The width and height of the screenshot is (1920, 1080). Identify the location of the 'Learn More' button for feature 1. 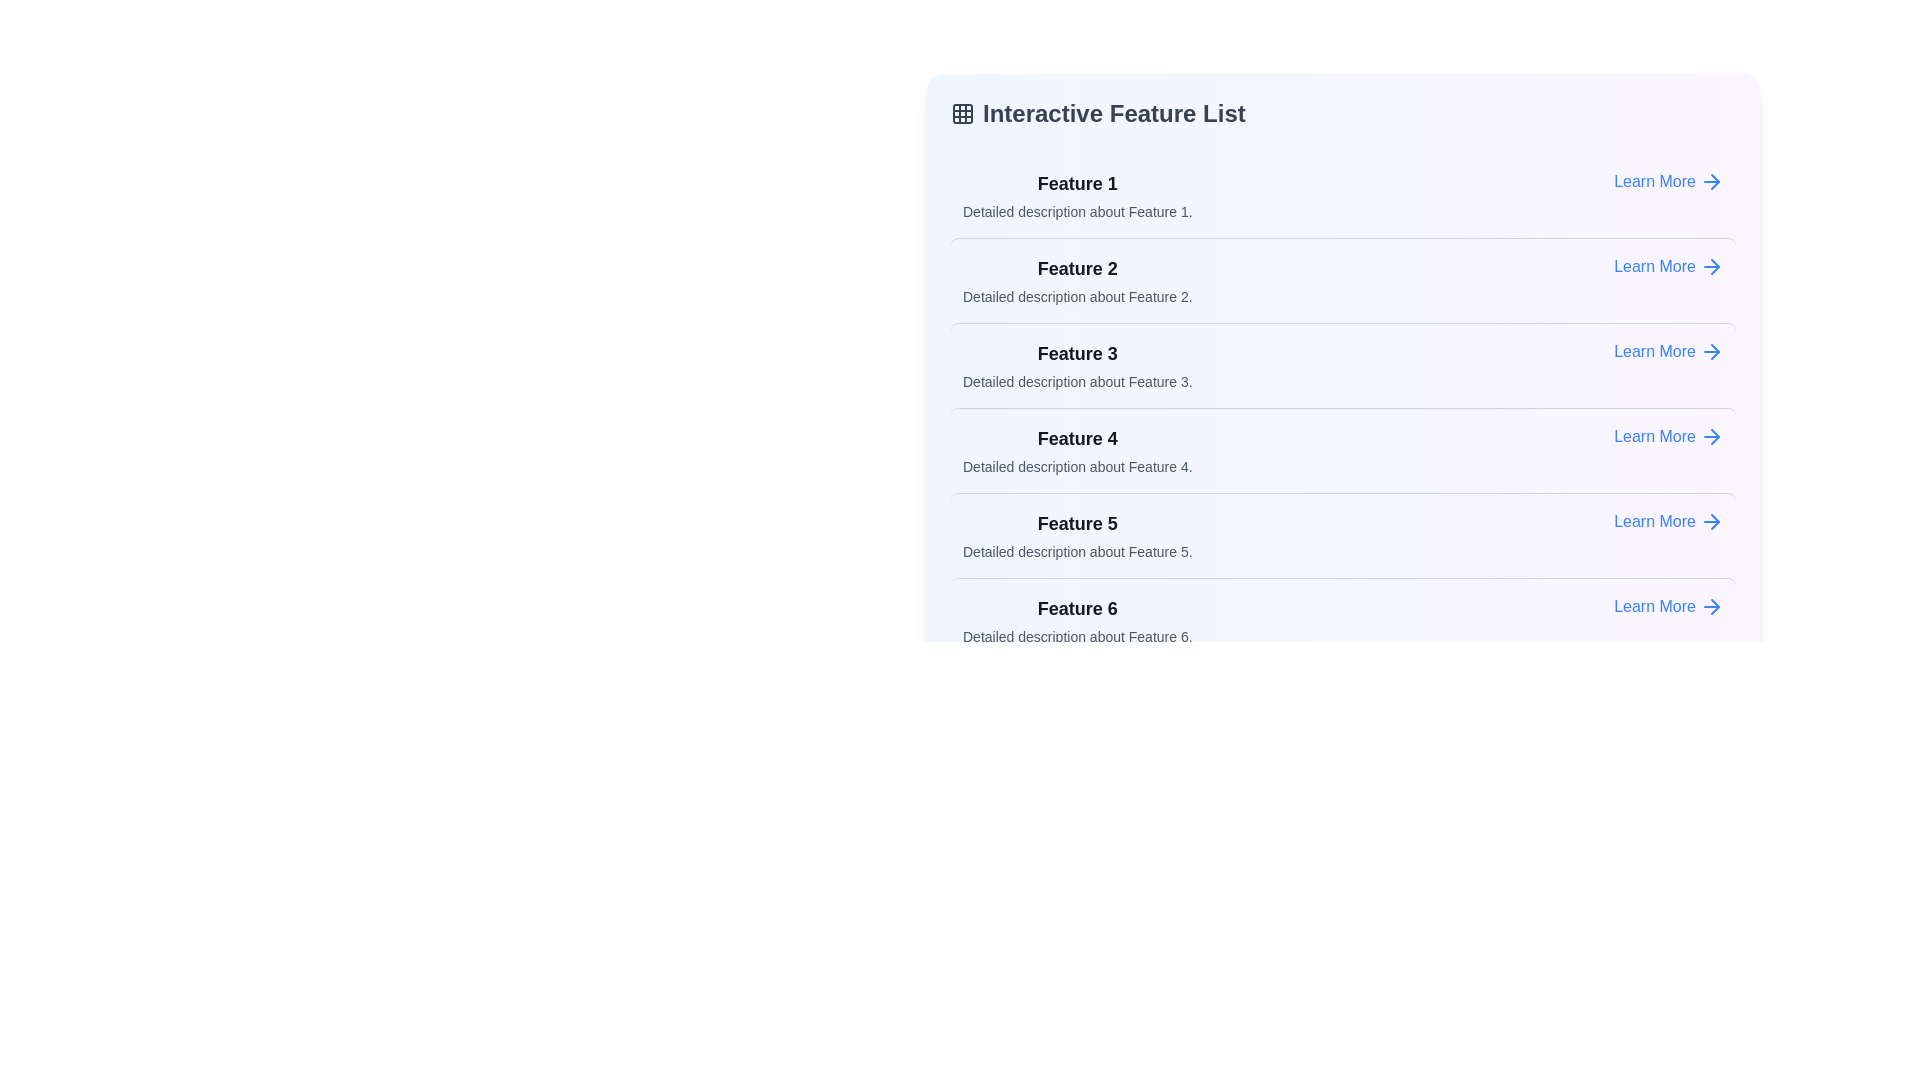
(1669, 181).